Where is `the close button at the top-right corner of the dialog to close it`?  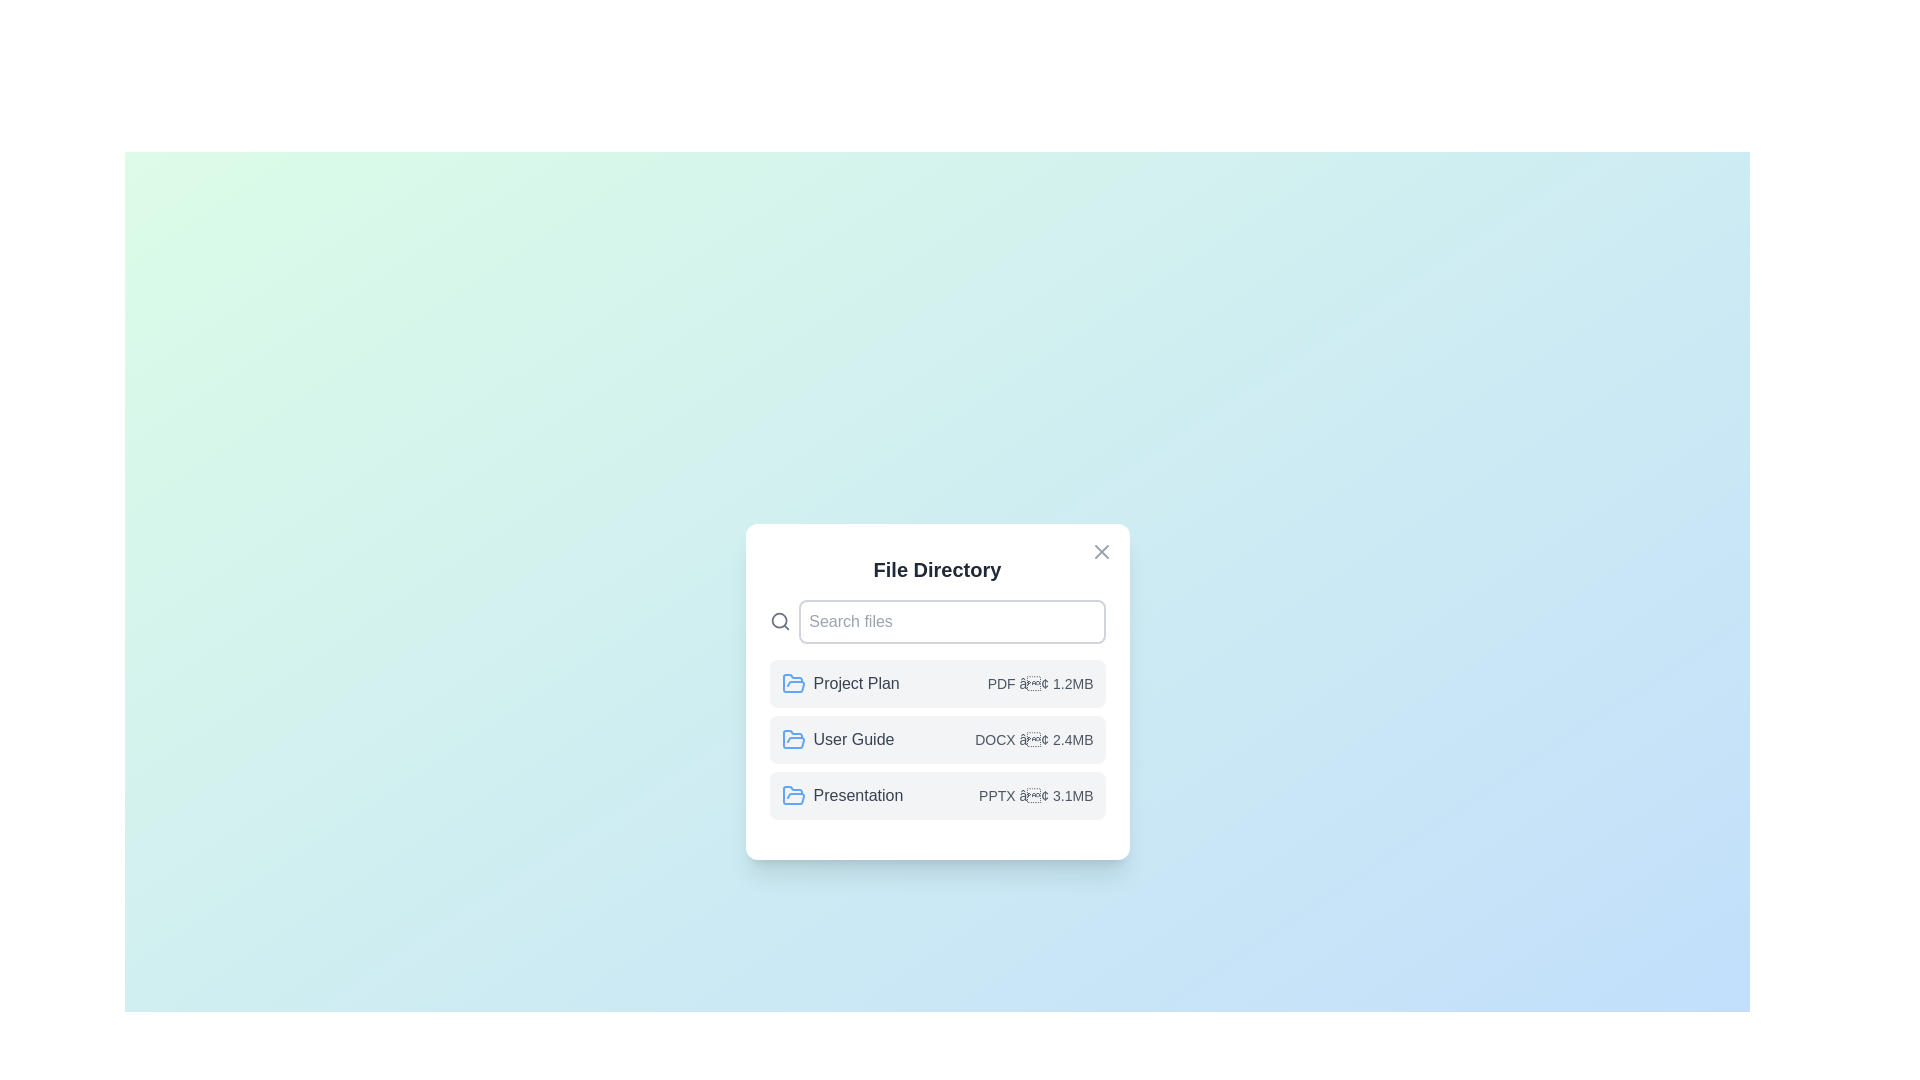 the close button at the top-right corner of the dialog to close it is located at coordinates (1100, 551).